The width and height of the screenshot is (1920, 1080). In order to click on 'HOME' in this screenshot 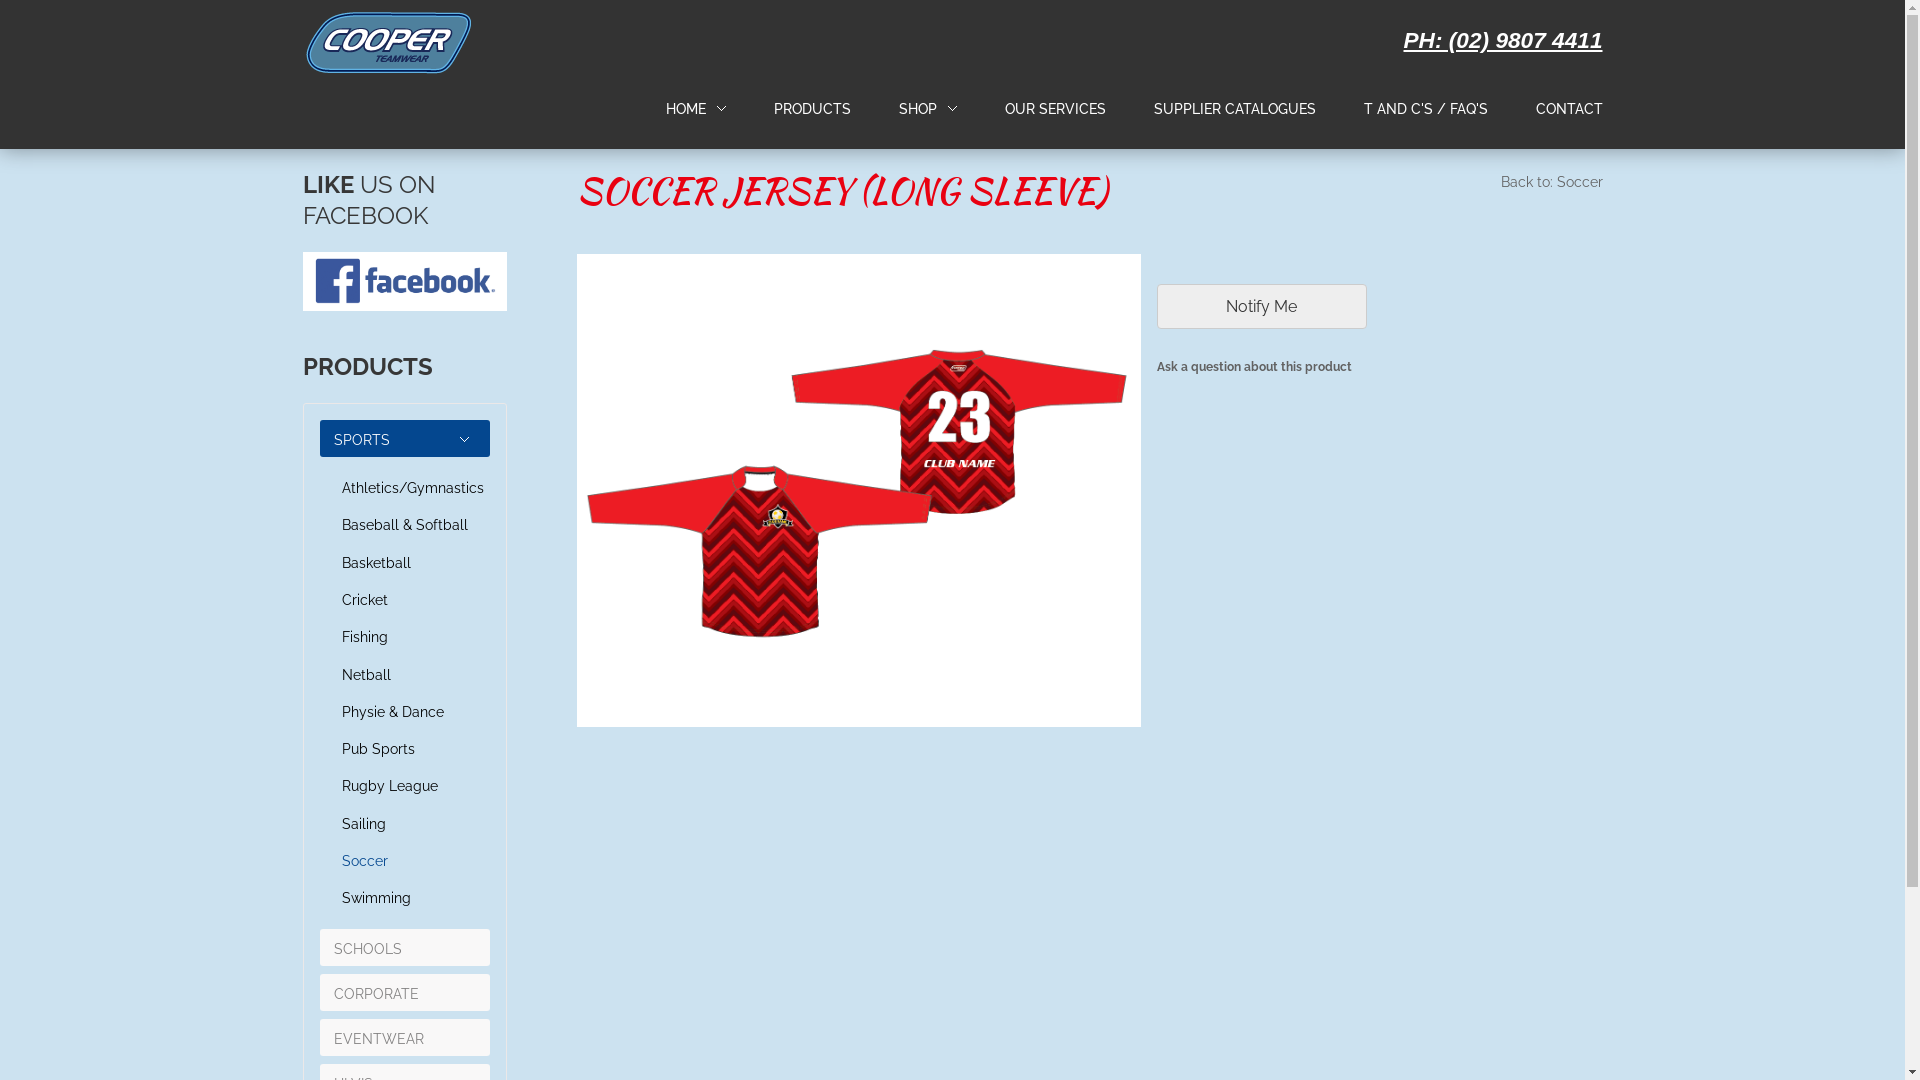, I will do `click(666, 110)`.